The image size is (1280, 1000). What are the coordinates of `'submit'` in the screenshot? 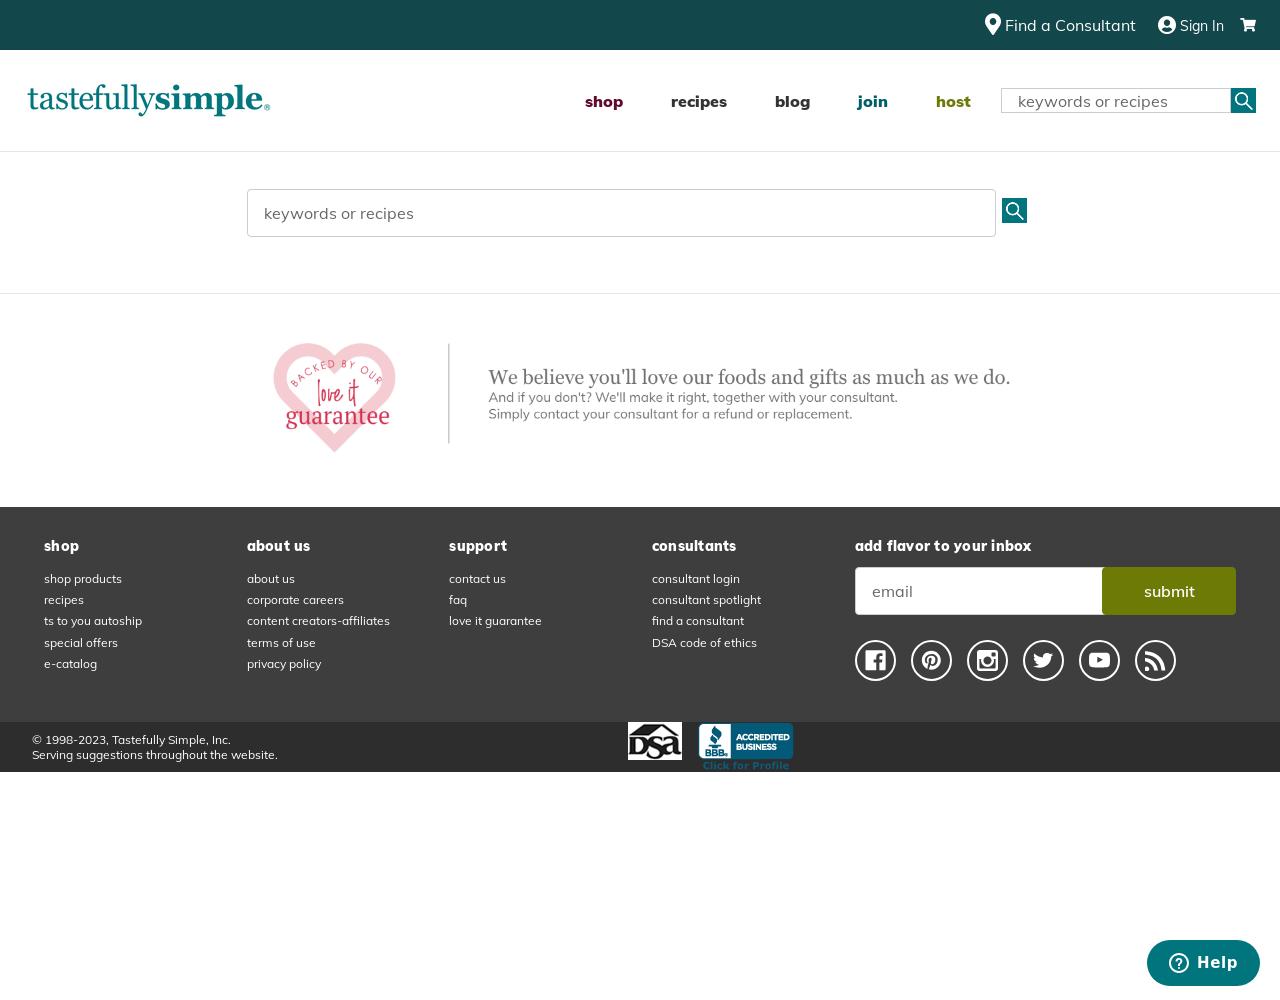 It's located at (1168, 590).